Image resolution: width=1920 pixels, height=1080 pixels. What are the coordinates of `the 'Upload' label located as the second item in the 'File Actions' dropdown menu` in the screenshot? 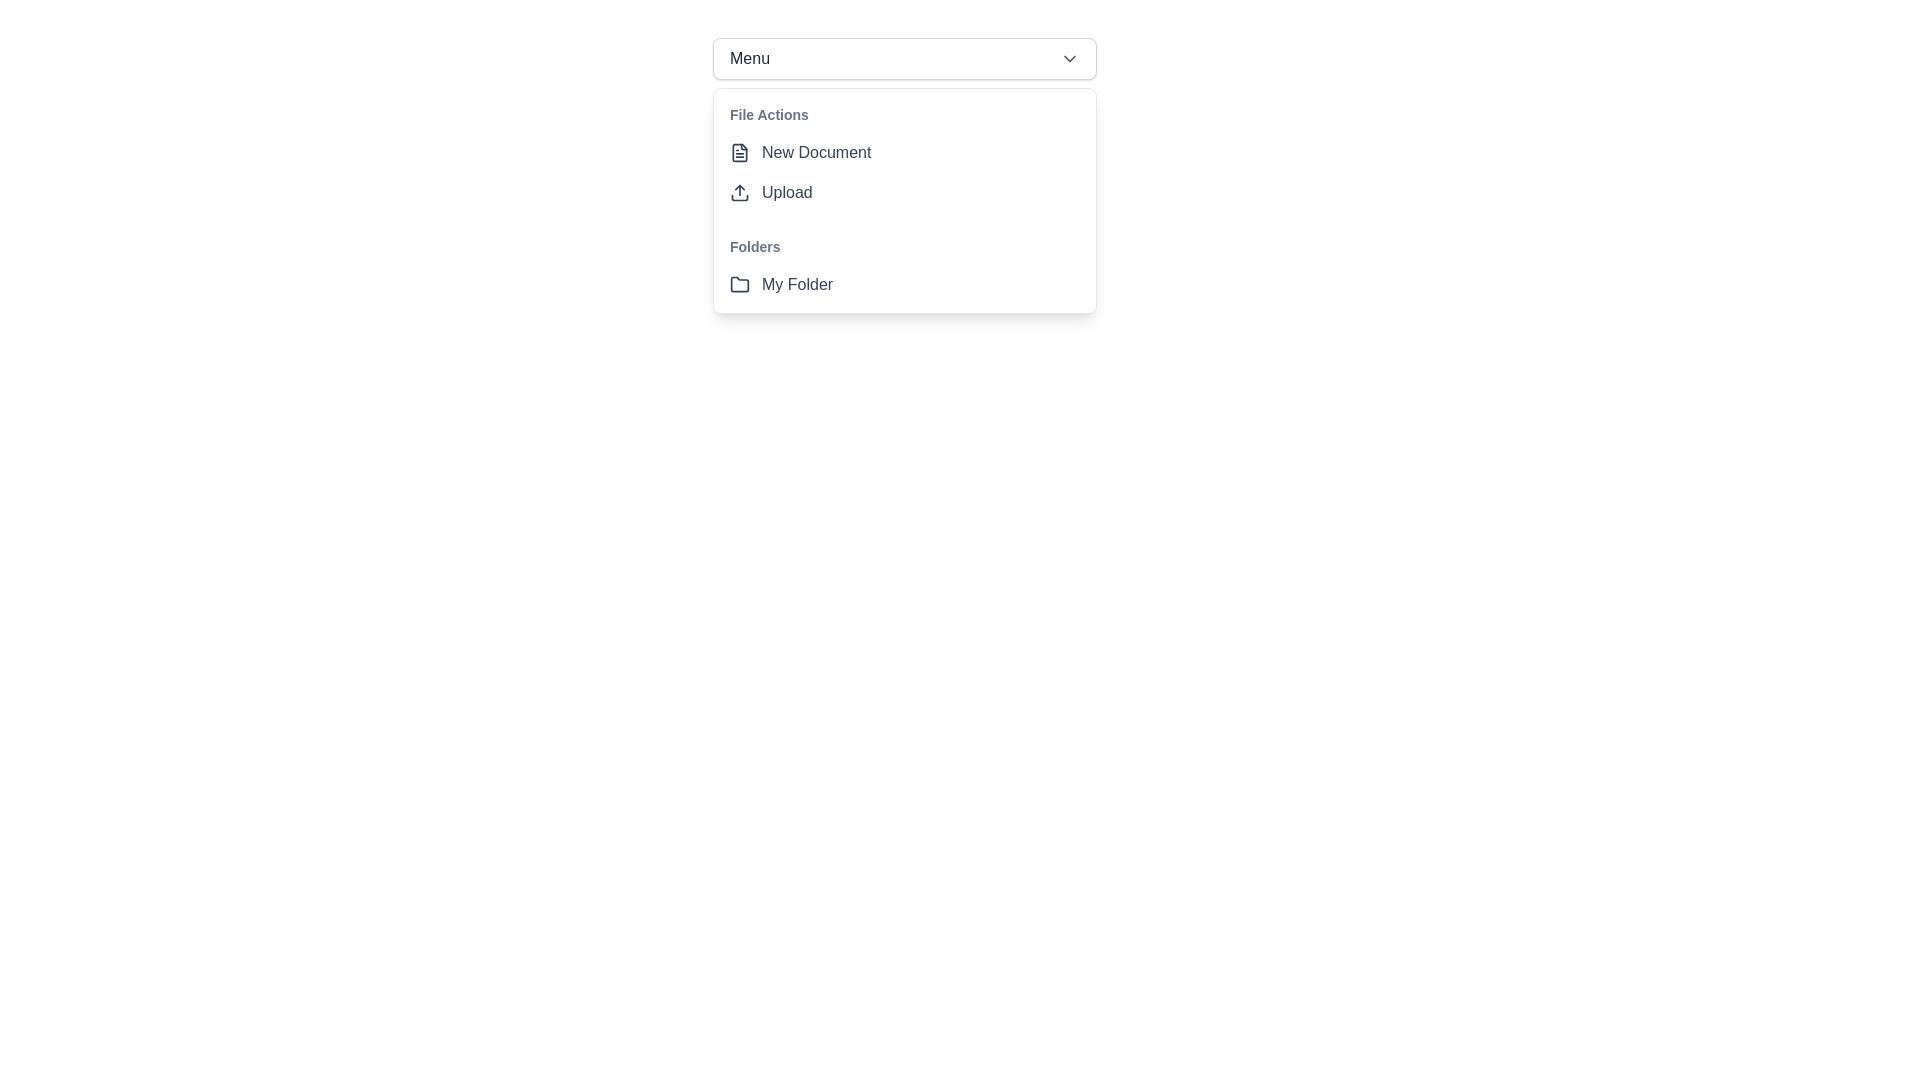 It's located at (786, 192).